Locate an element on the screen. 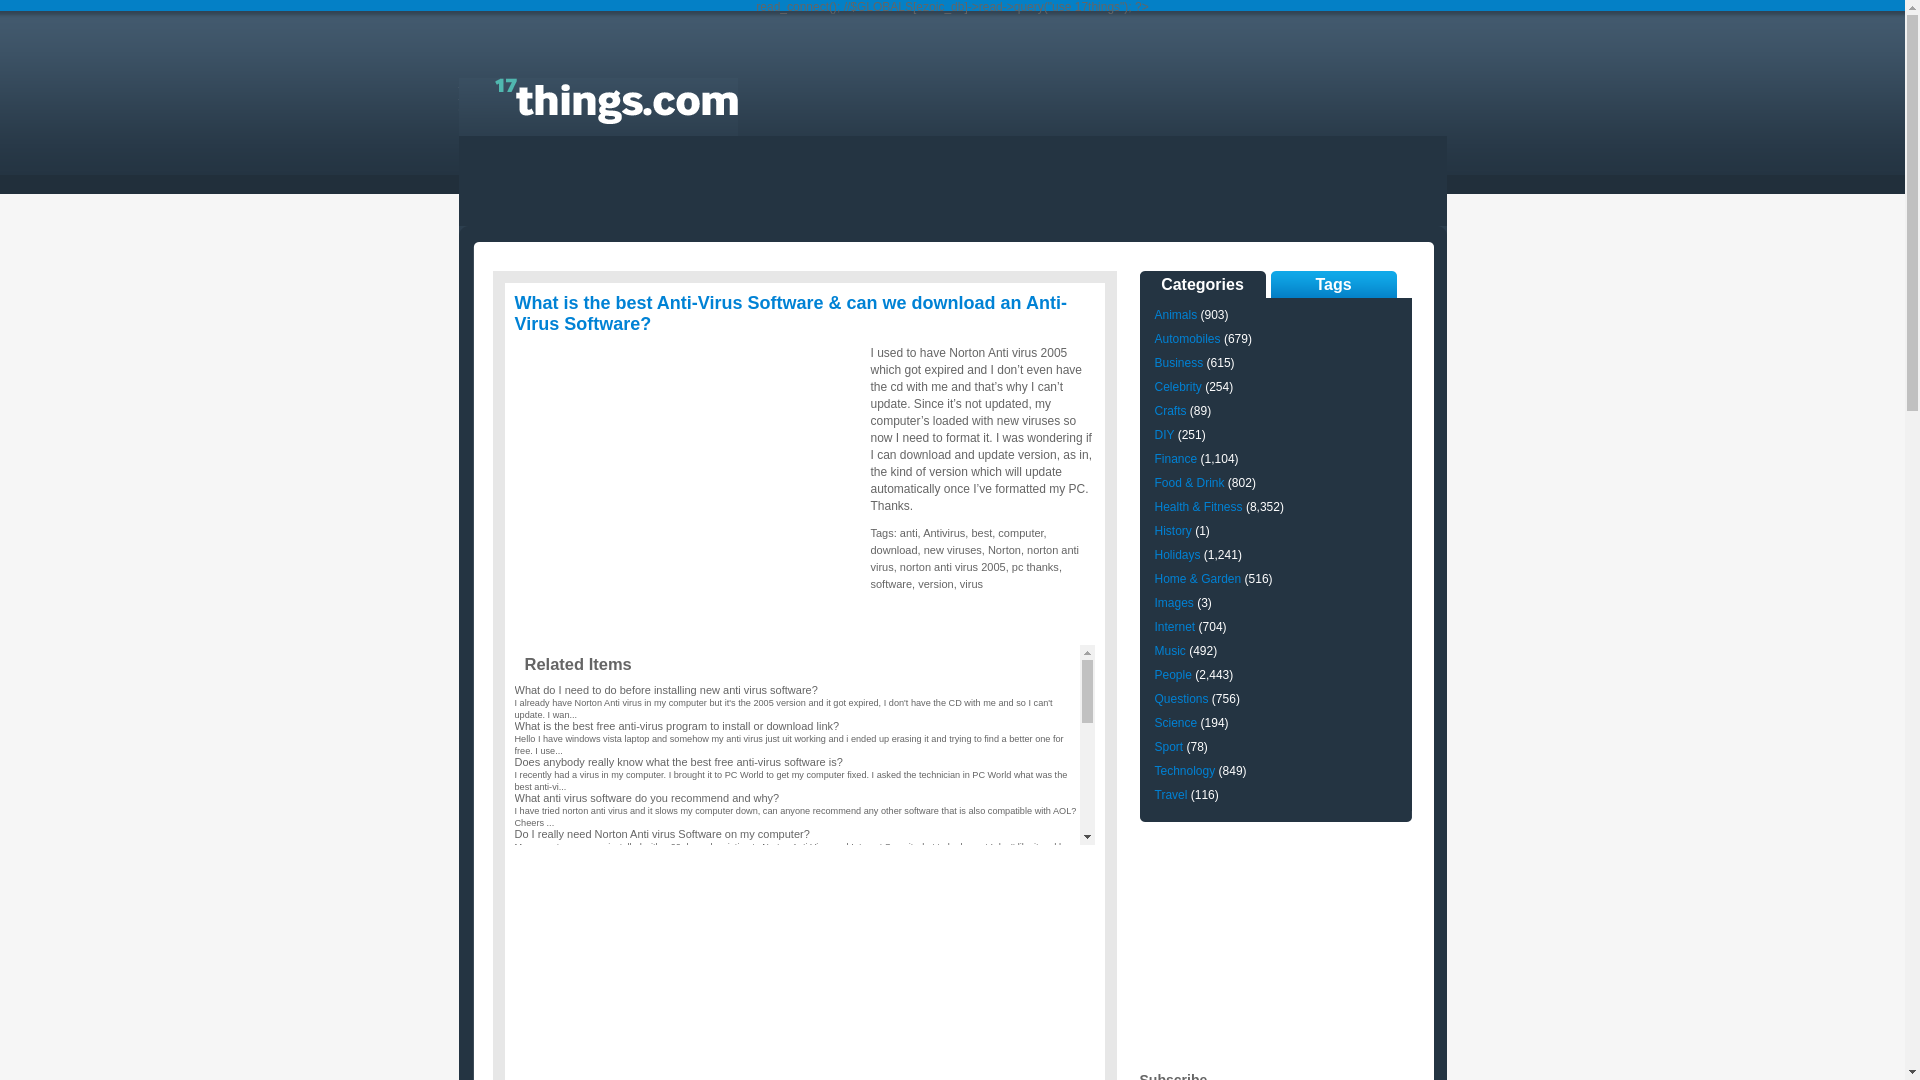 The height and width of the screenshot is (1080, 1920). 'People' is located at coordinates (1172, 675).